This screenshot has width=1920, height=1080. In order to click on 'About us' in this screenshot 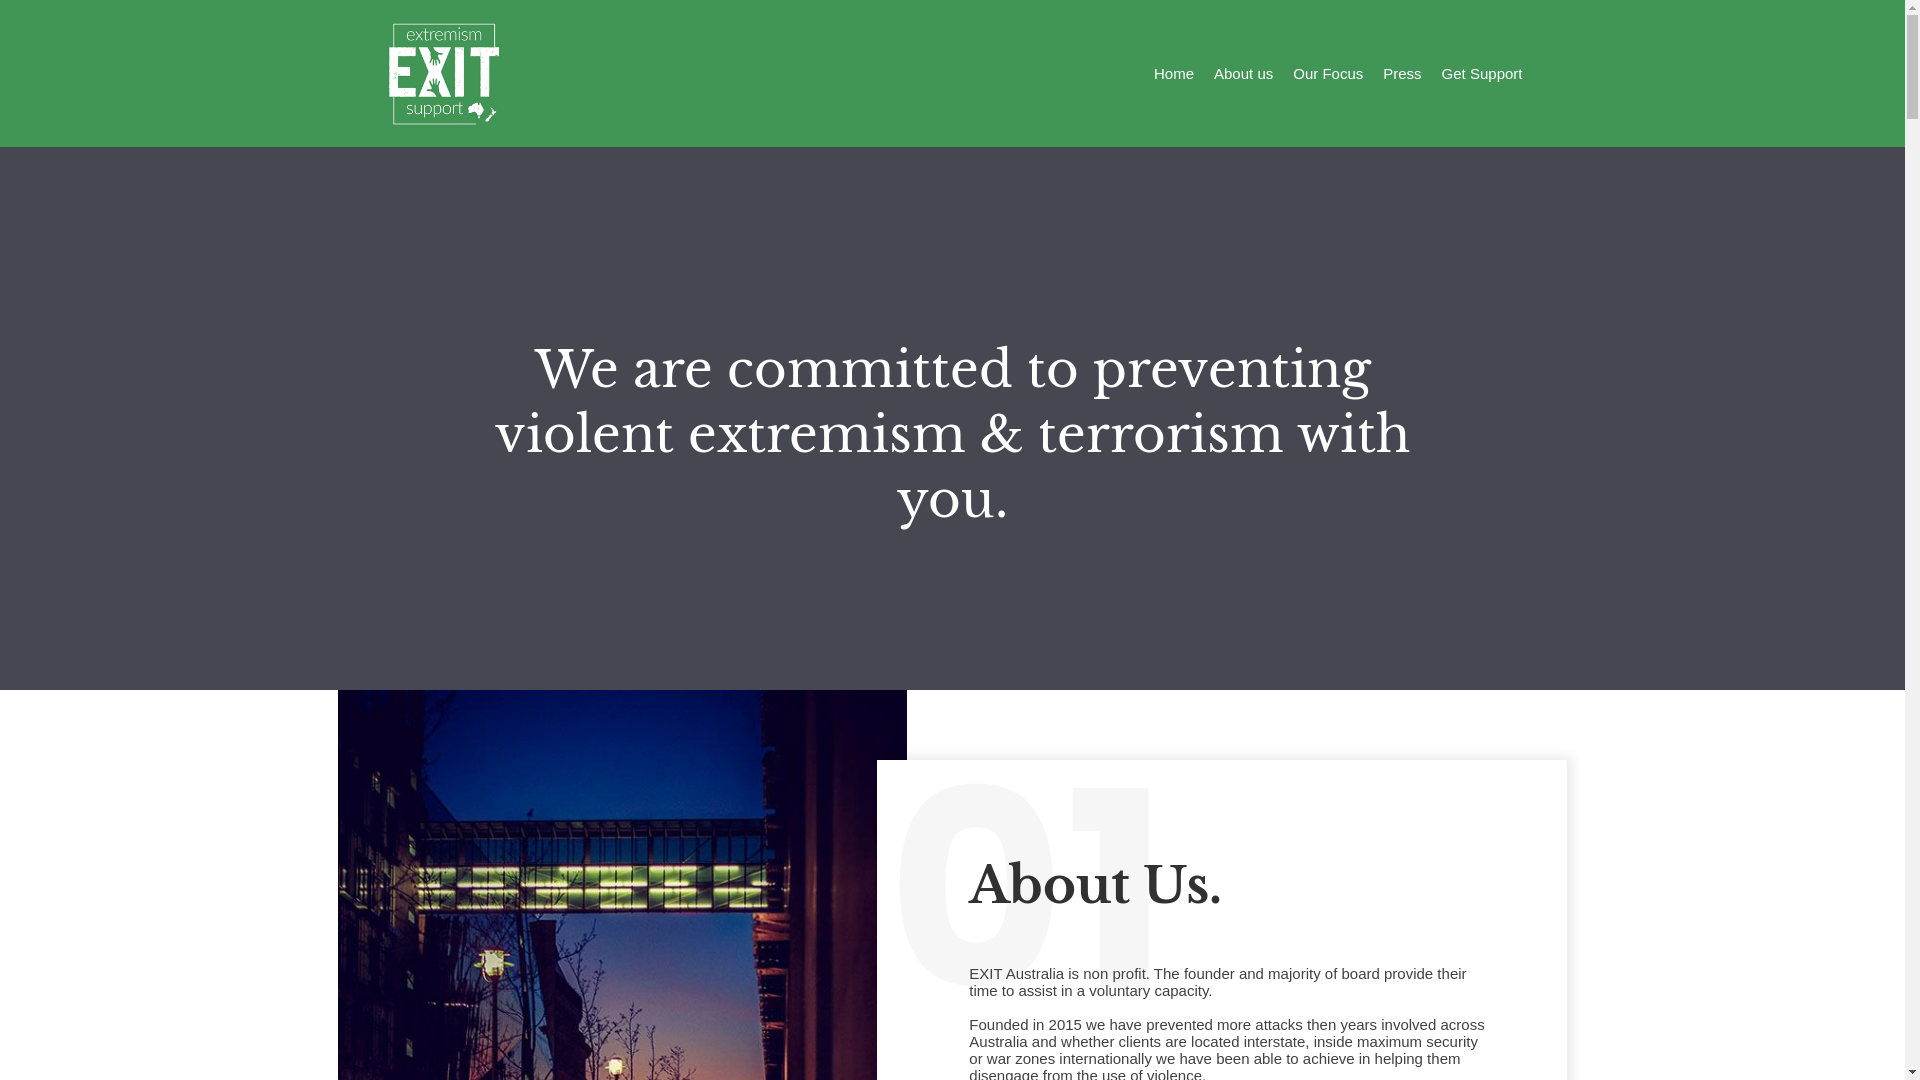, I will do `click(1213, 72)`.